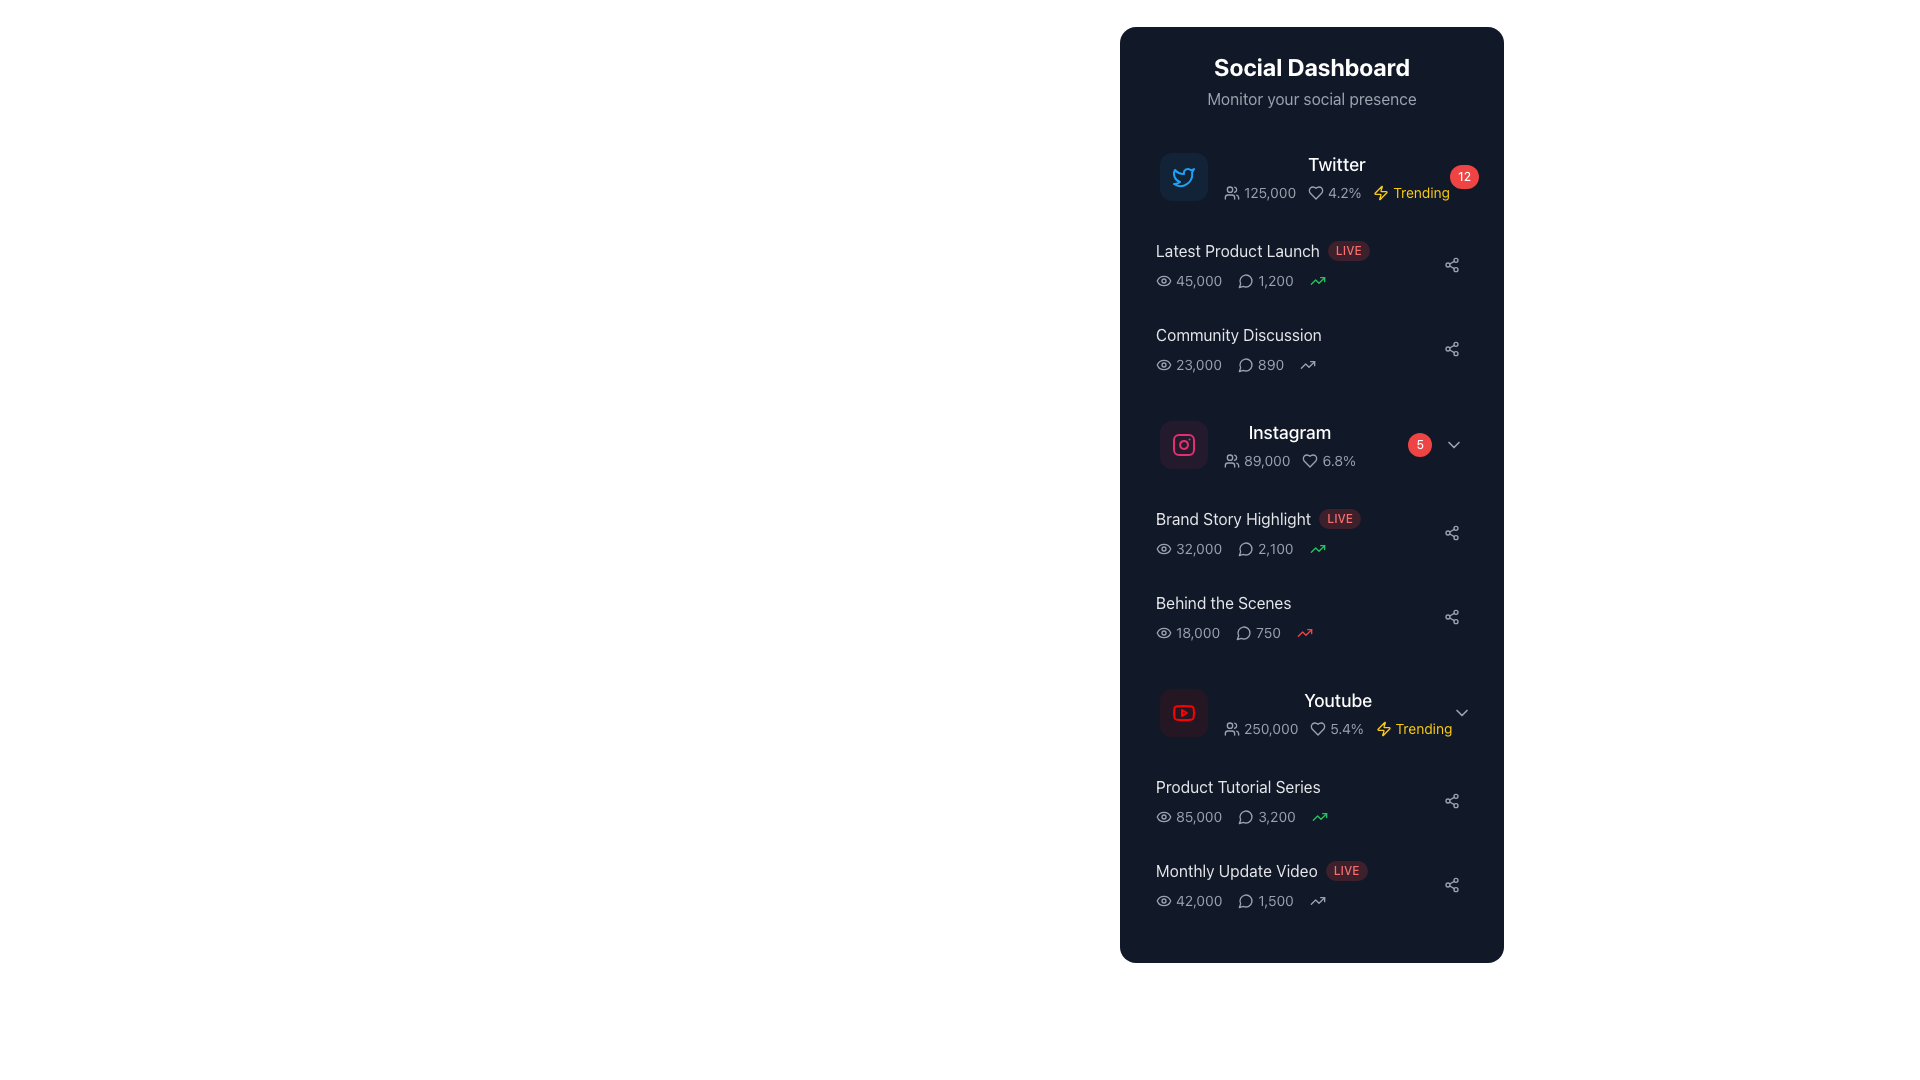 Image resolution: width=1920 pixels, height=1080 pixels. I want to click on the 'Like' or 'Favorite' icon located in the 'Twitter' section of the Social Dashboard table, positioned immediately to the left of the numeric value '4.2%, so click(1316, 192).